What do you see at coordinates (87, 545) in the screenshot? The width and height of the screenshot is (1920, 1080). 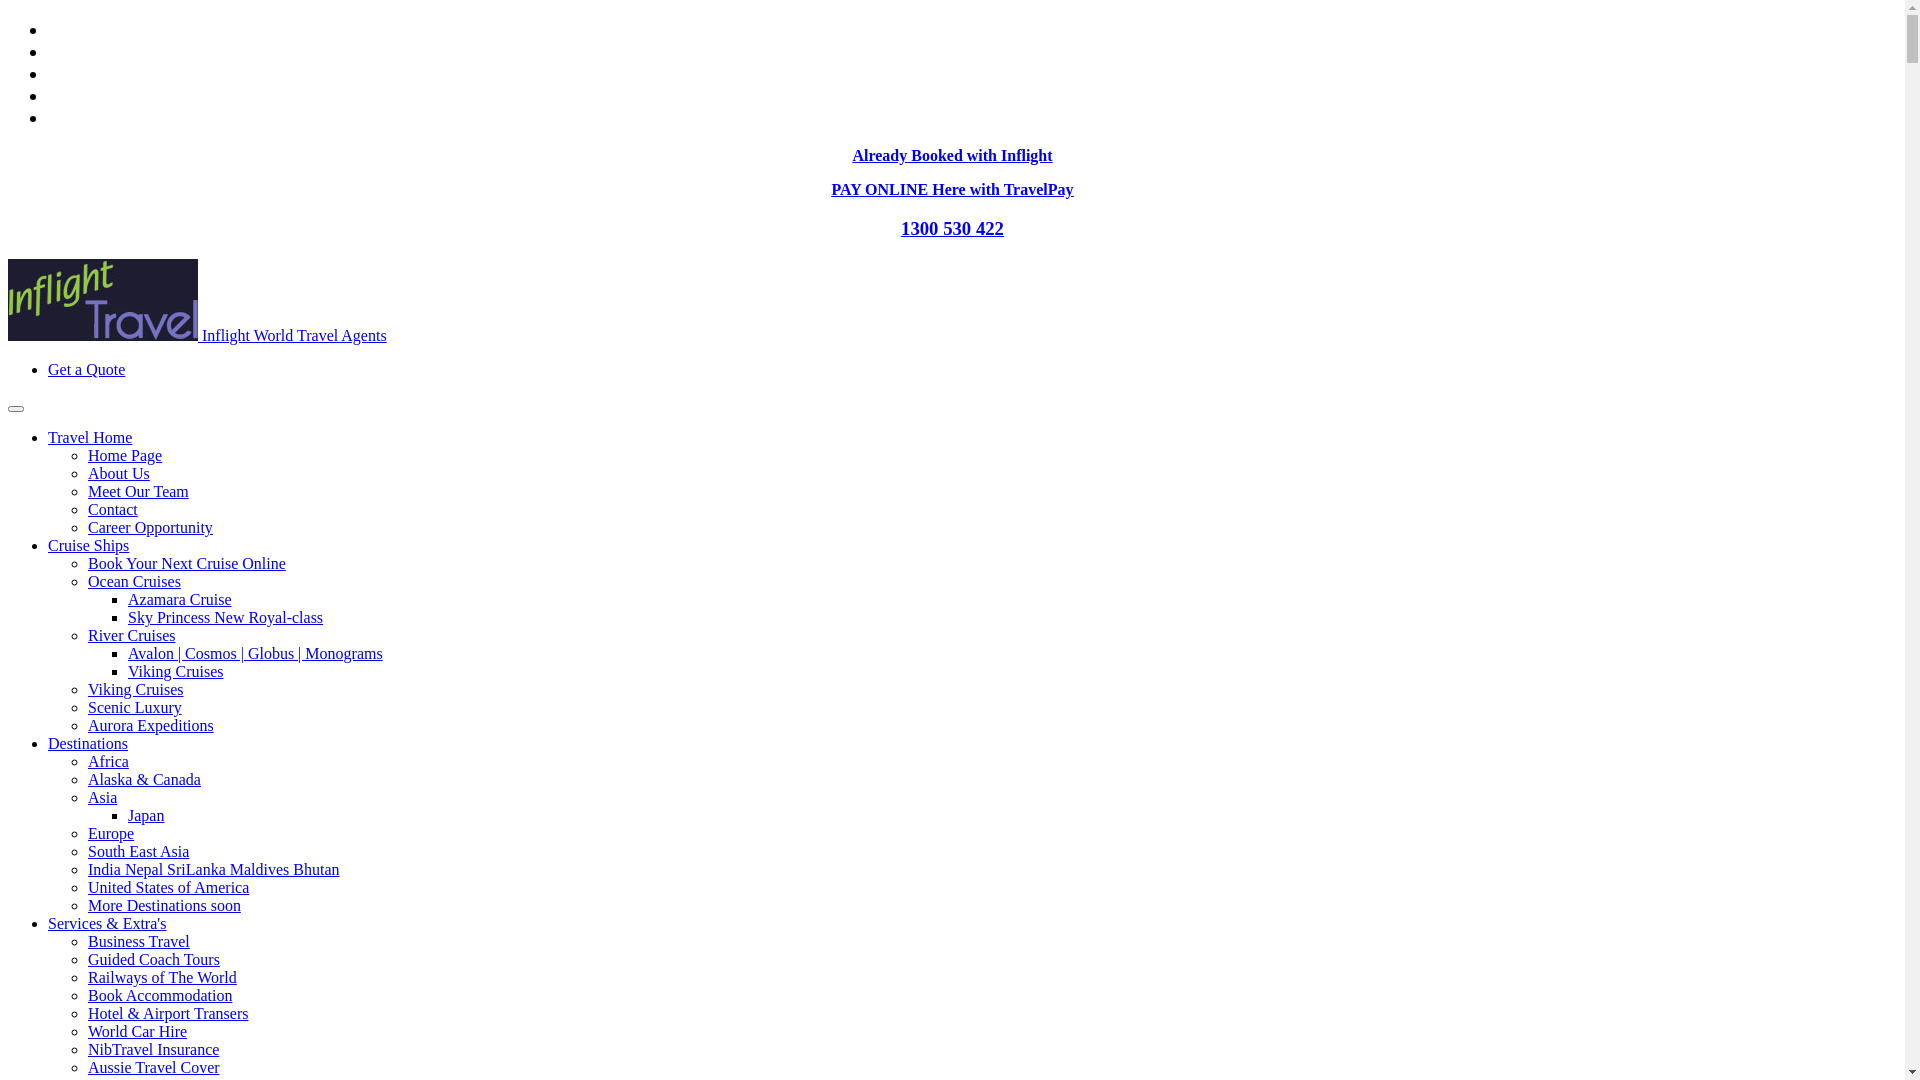 I see `'Cruise Ships'` at bounding box center [87, 545].